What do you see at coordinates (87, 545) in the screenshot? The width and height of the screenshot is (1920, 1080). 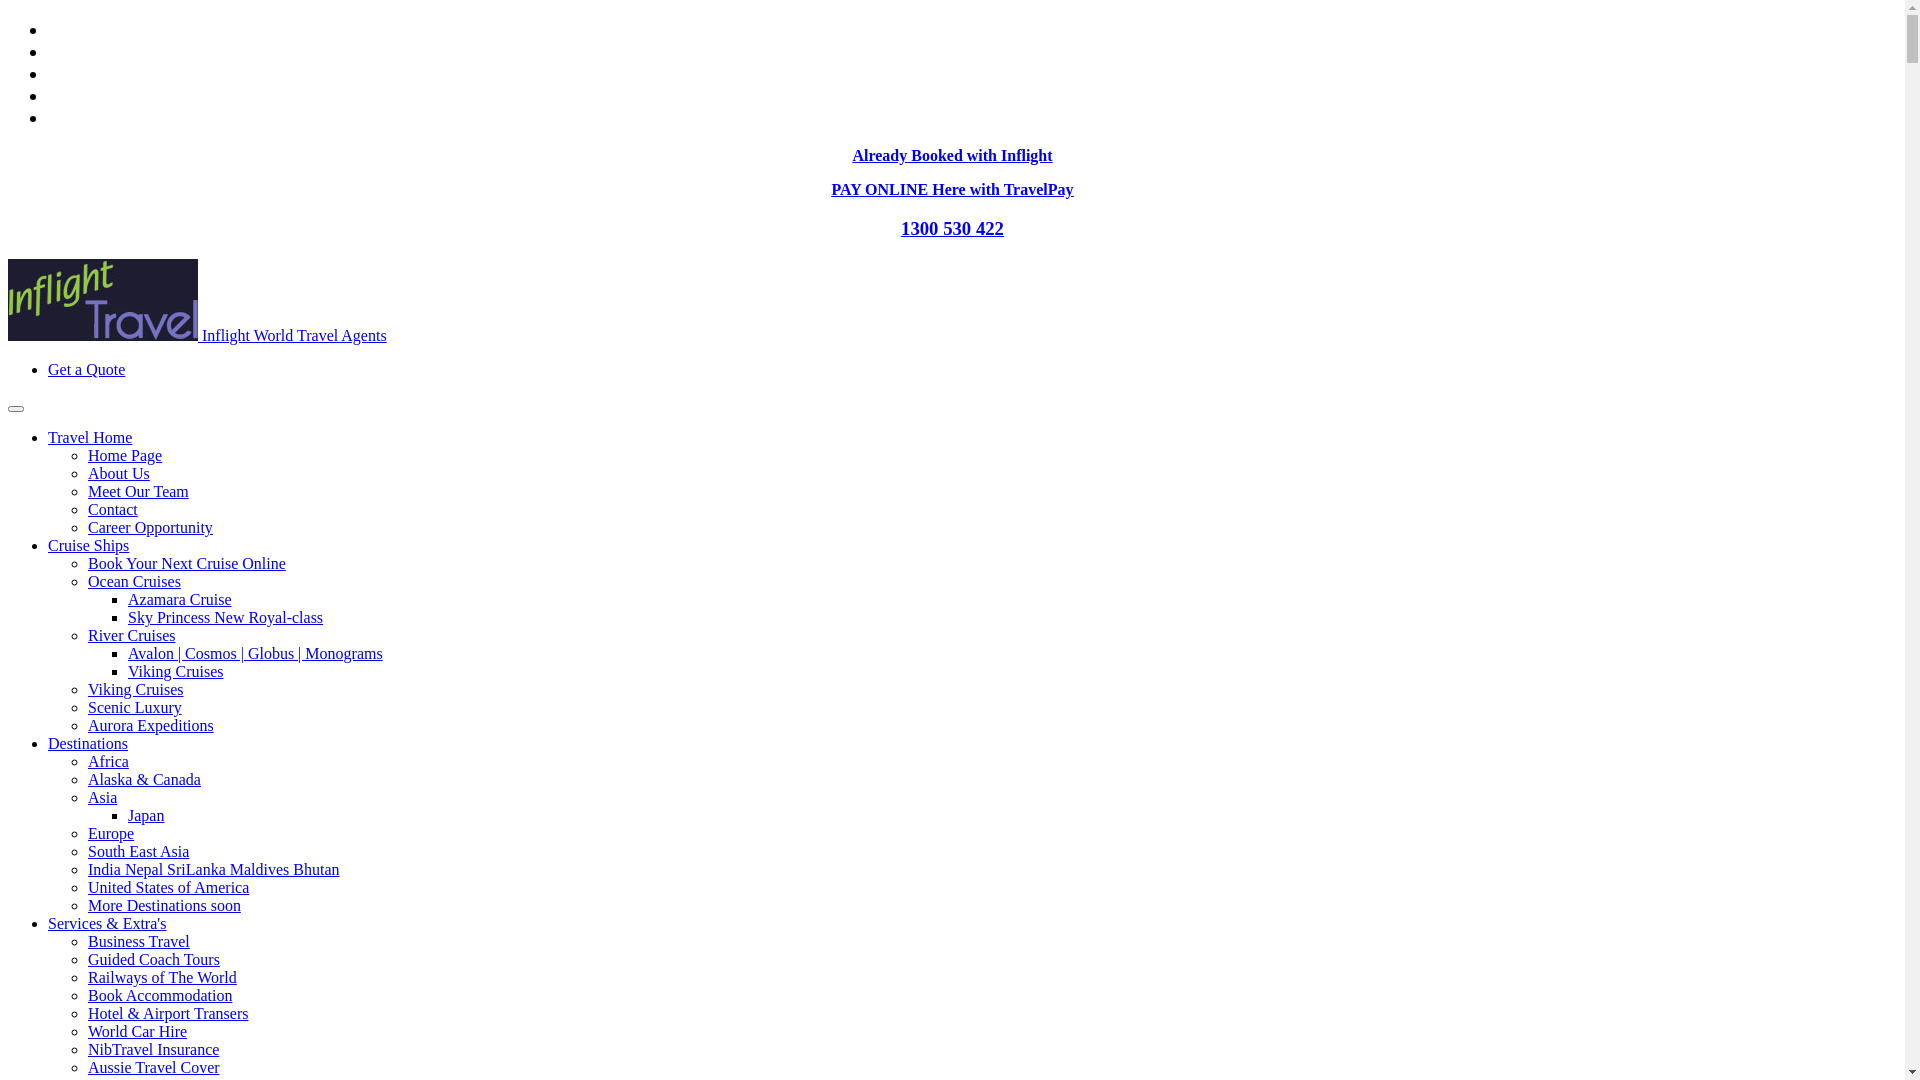 I see `'Cruise Ships'` at bounding box center [87, 545].